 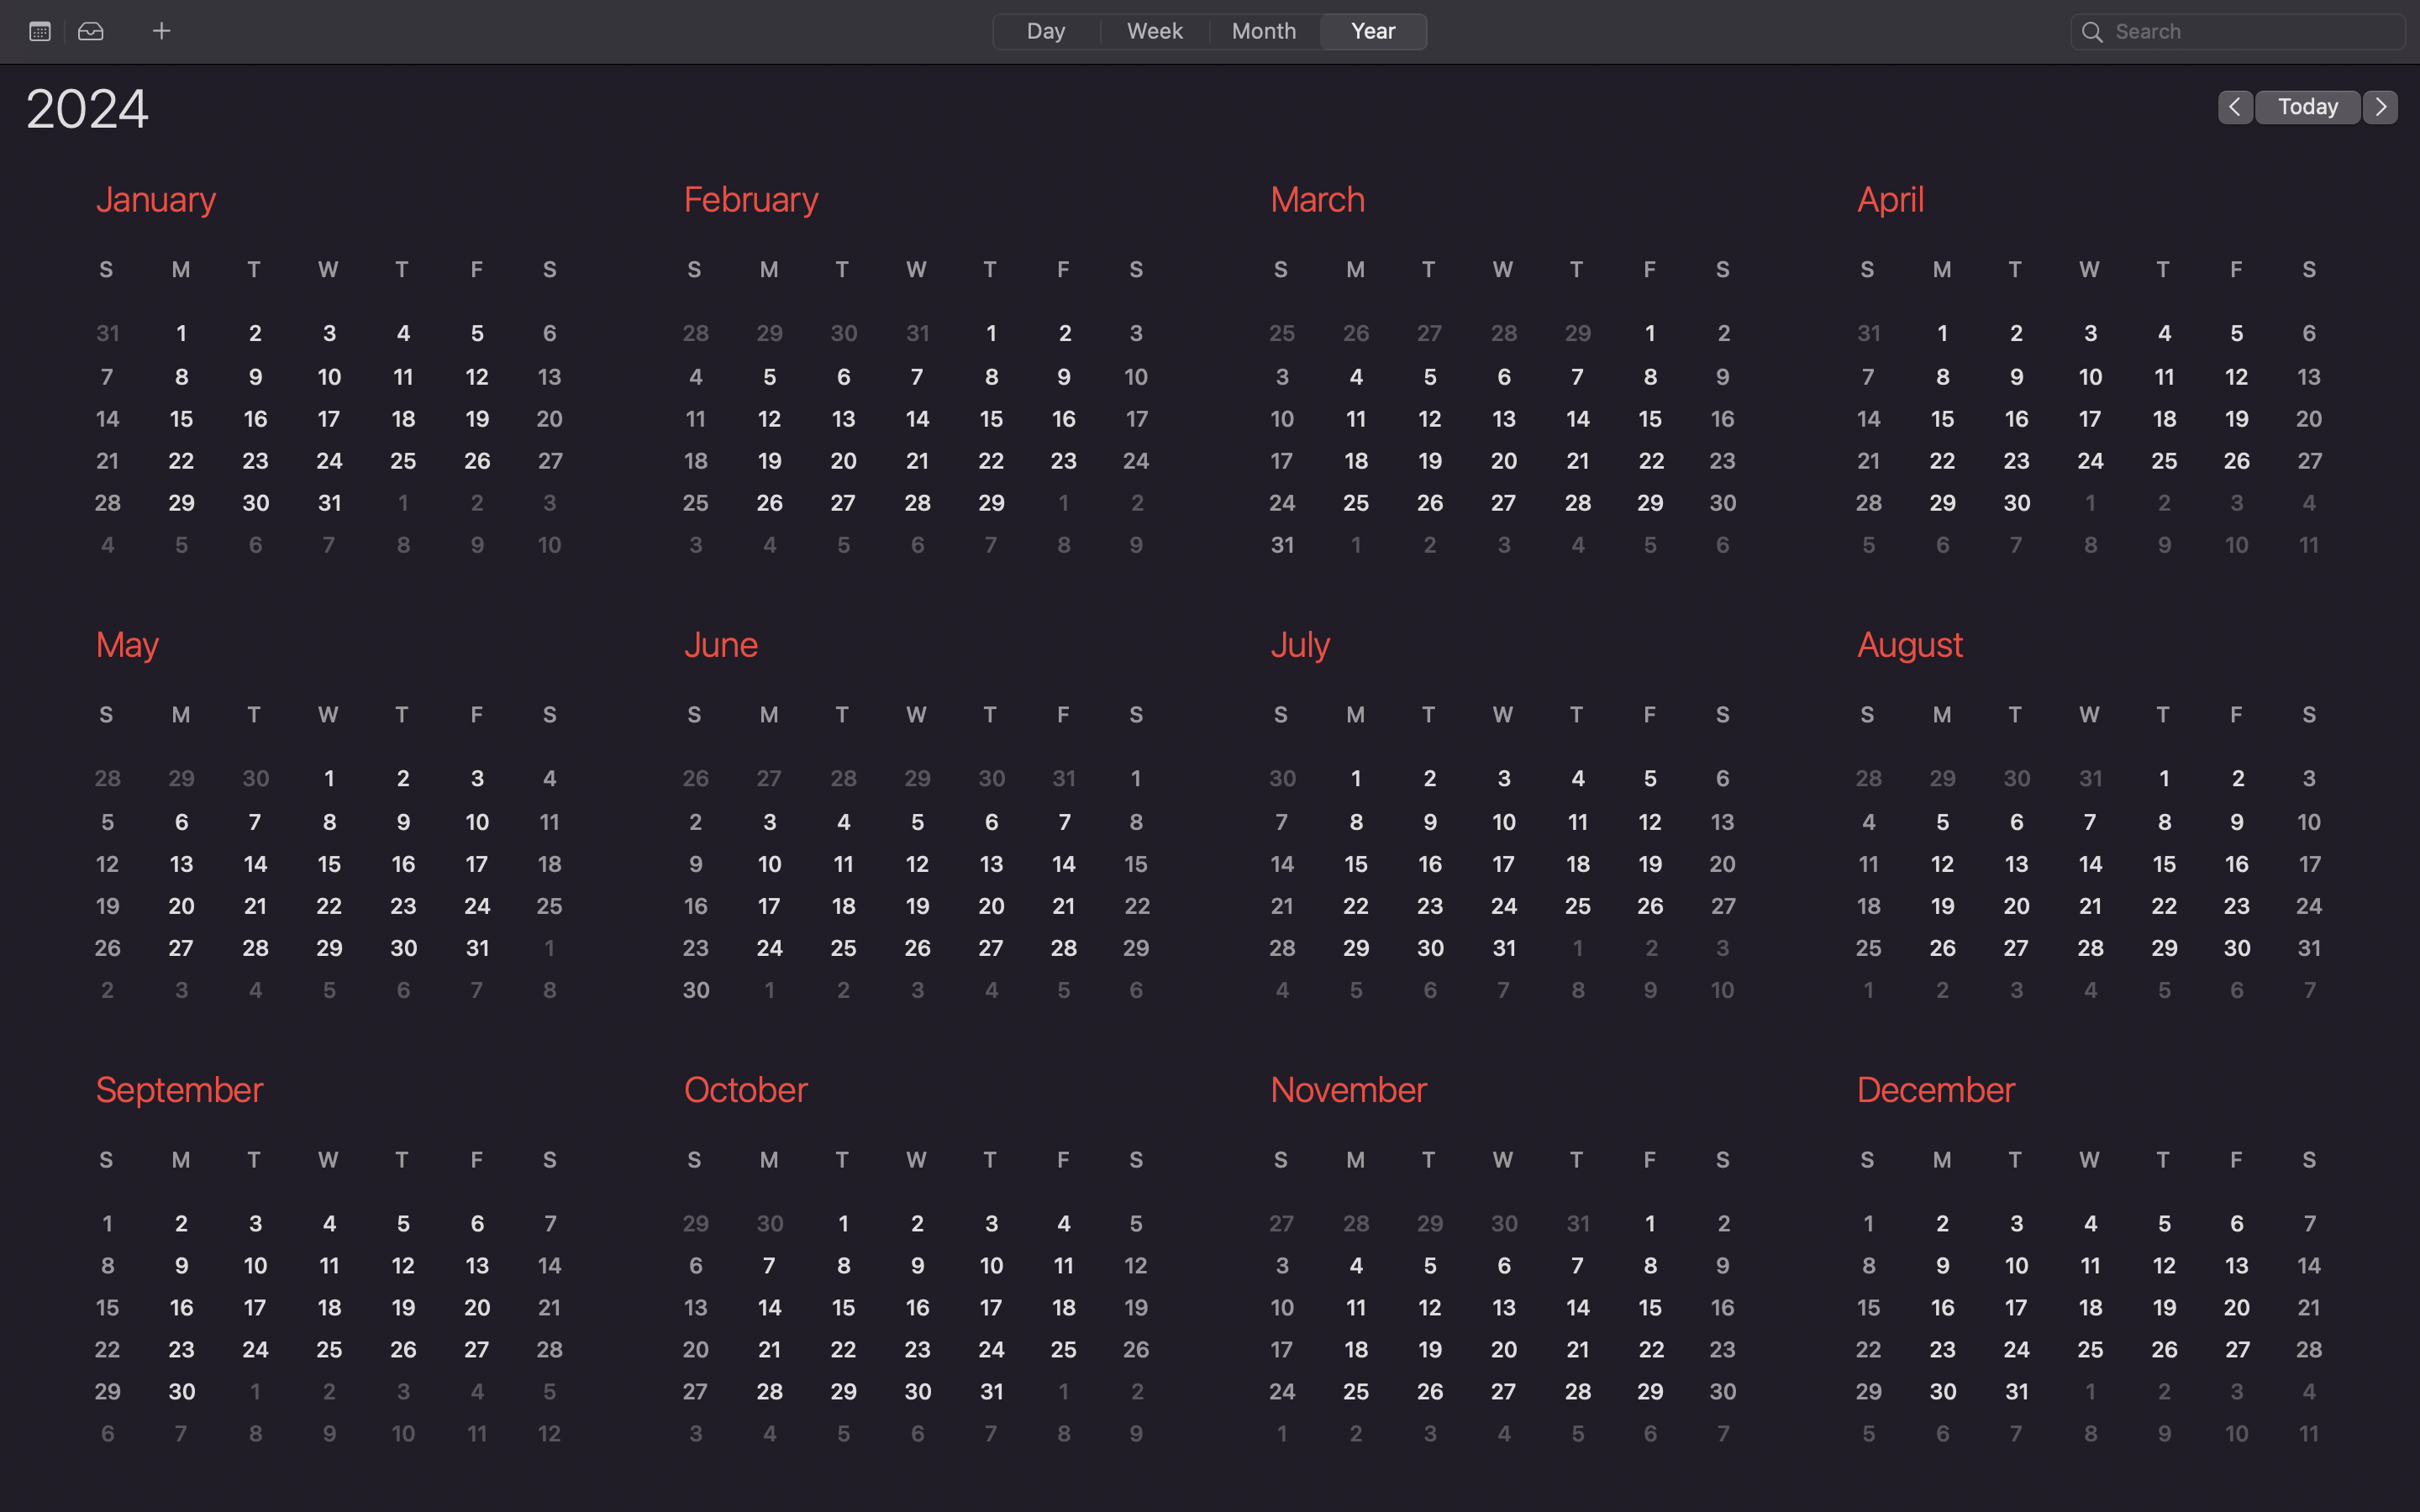 I want to click on the October month"s calendar, so click(x=913, y=1267).